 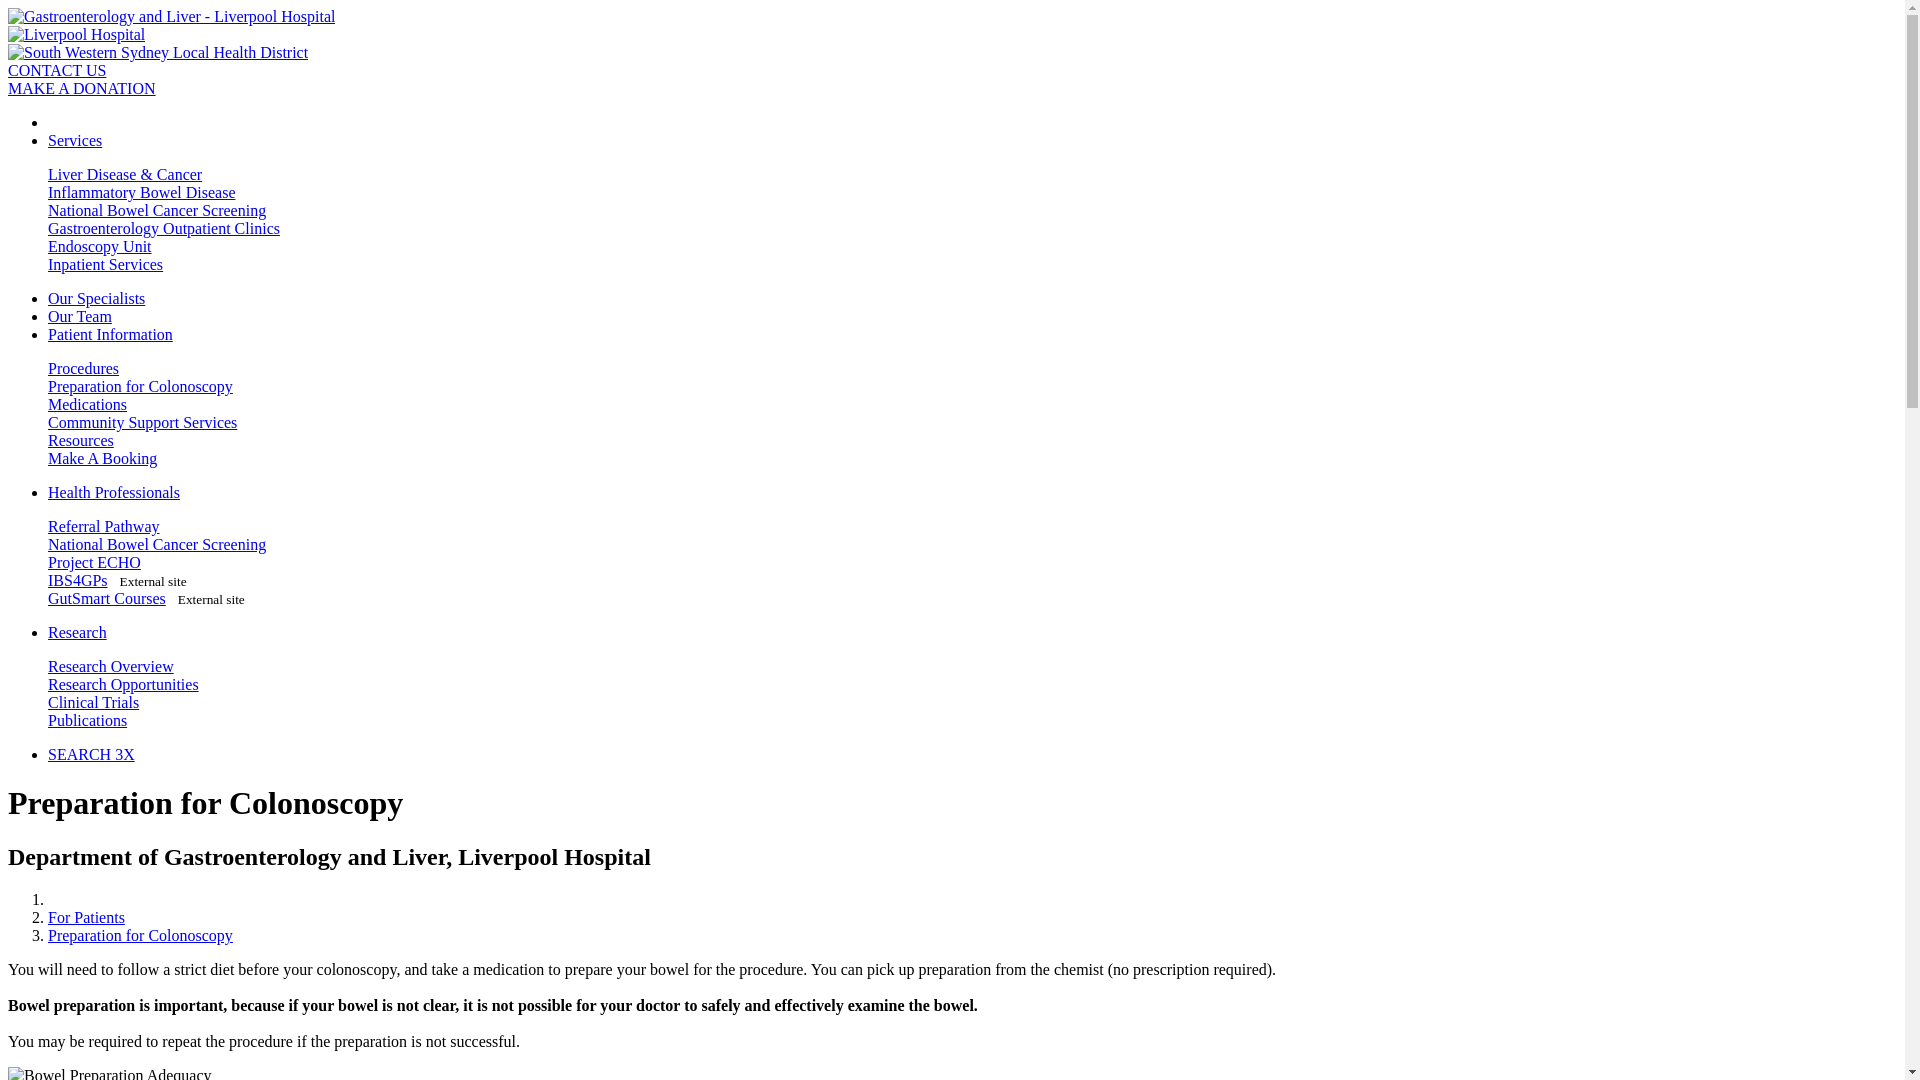 What do you see at coordinates (86, 720) in the screenshot?
I see `'Publications'` at bounding box center [86, 720].